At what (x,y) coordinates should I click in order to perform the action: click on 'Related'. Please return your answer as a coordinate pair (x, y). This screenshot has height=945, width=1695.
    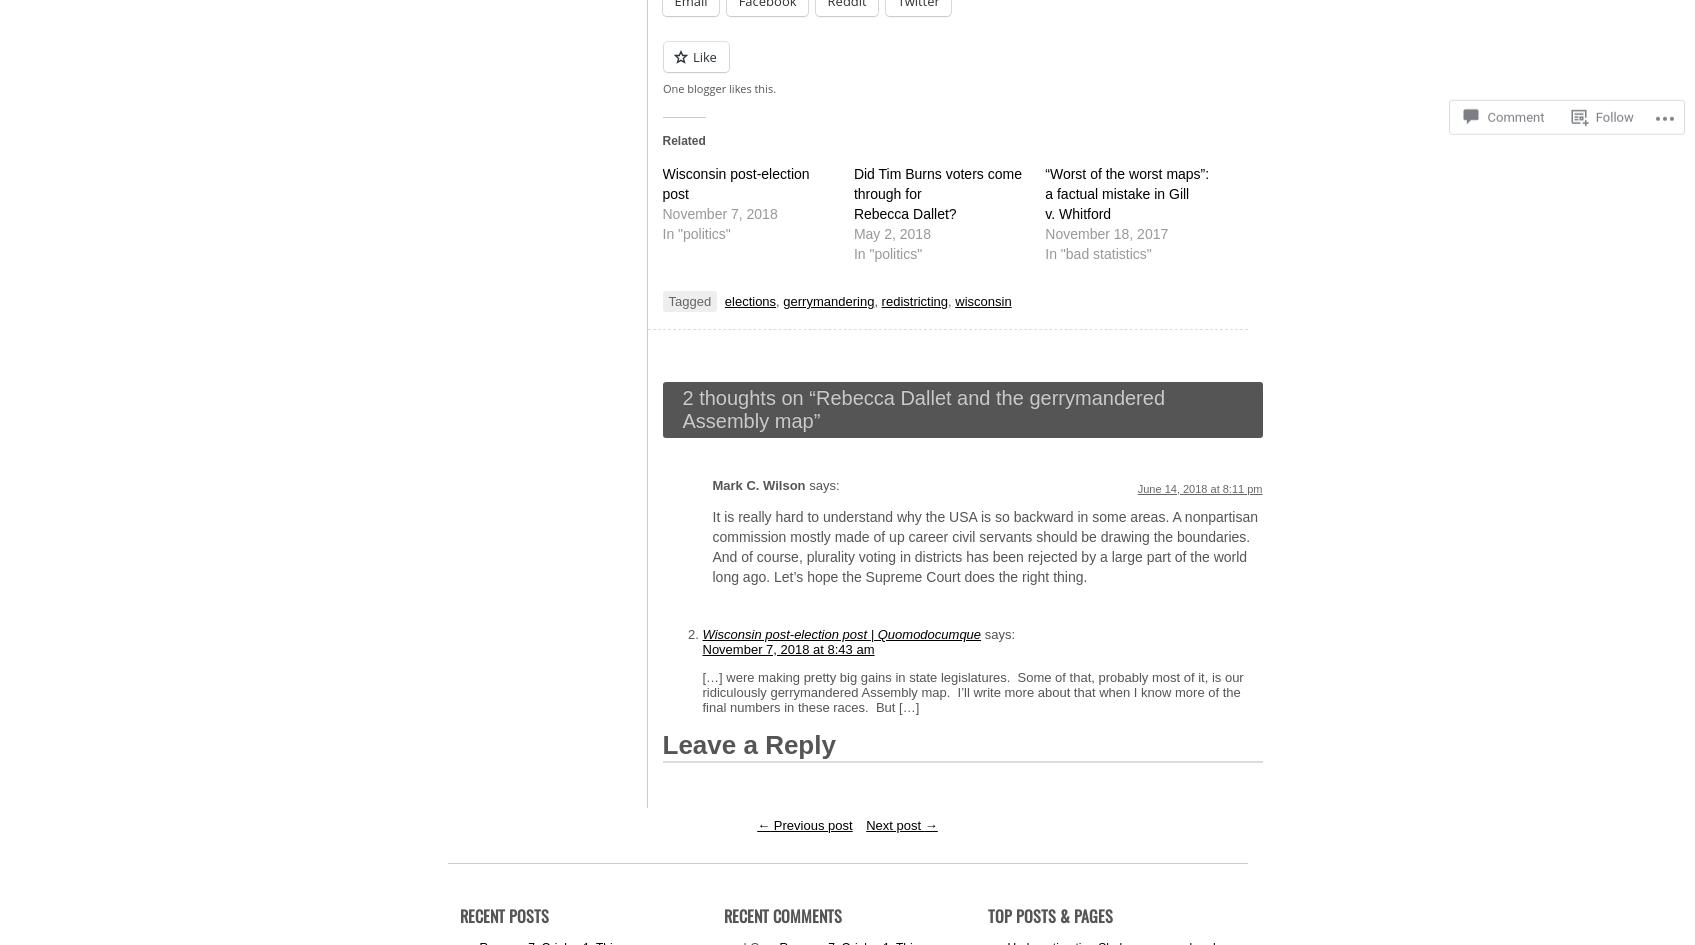
    Looking at the image, I should click on (683, 139).